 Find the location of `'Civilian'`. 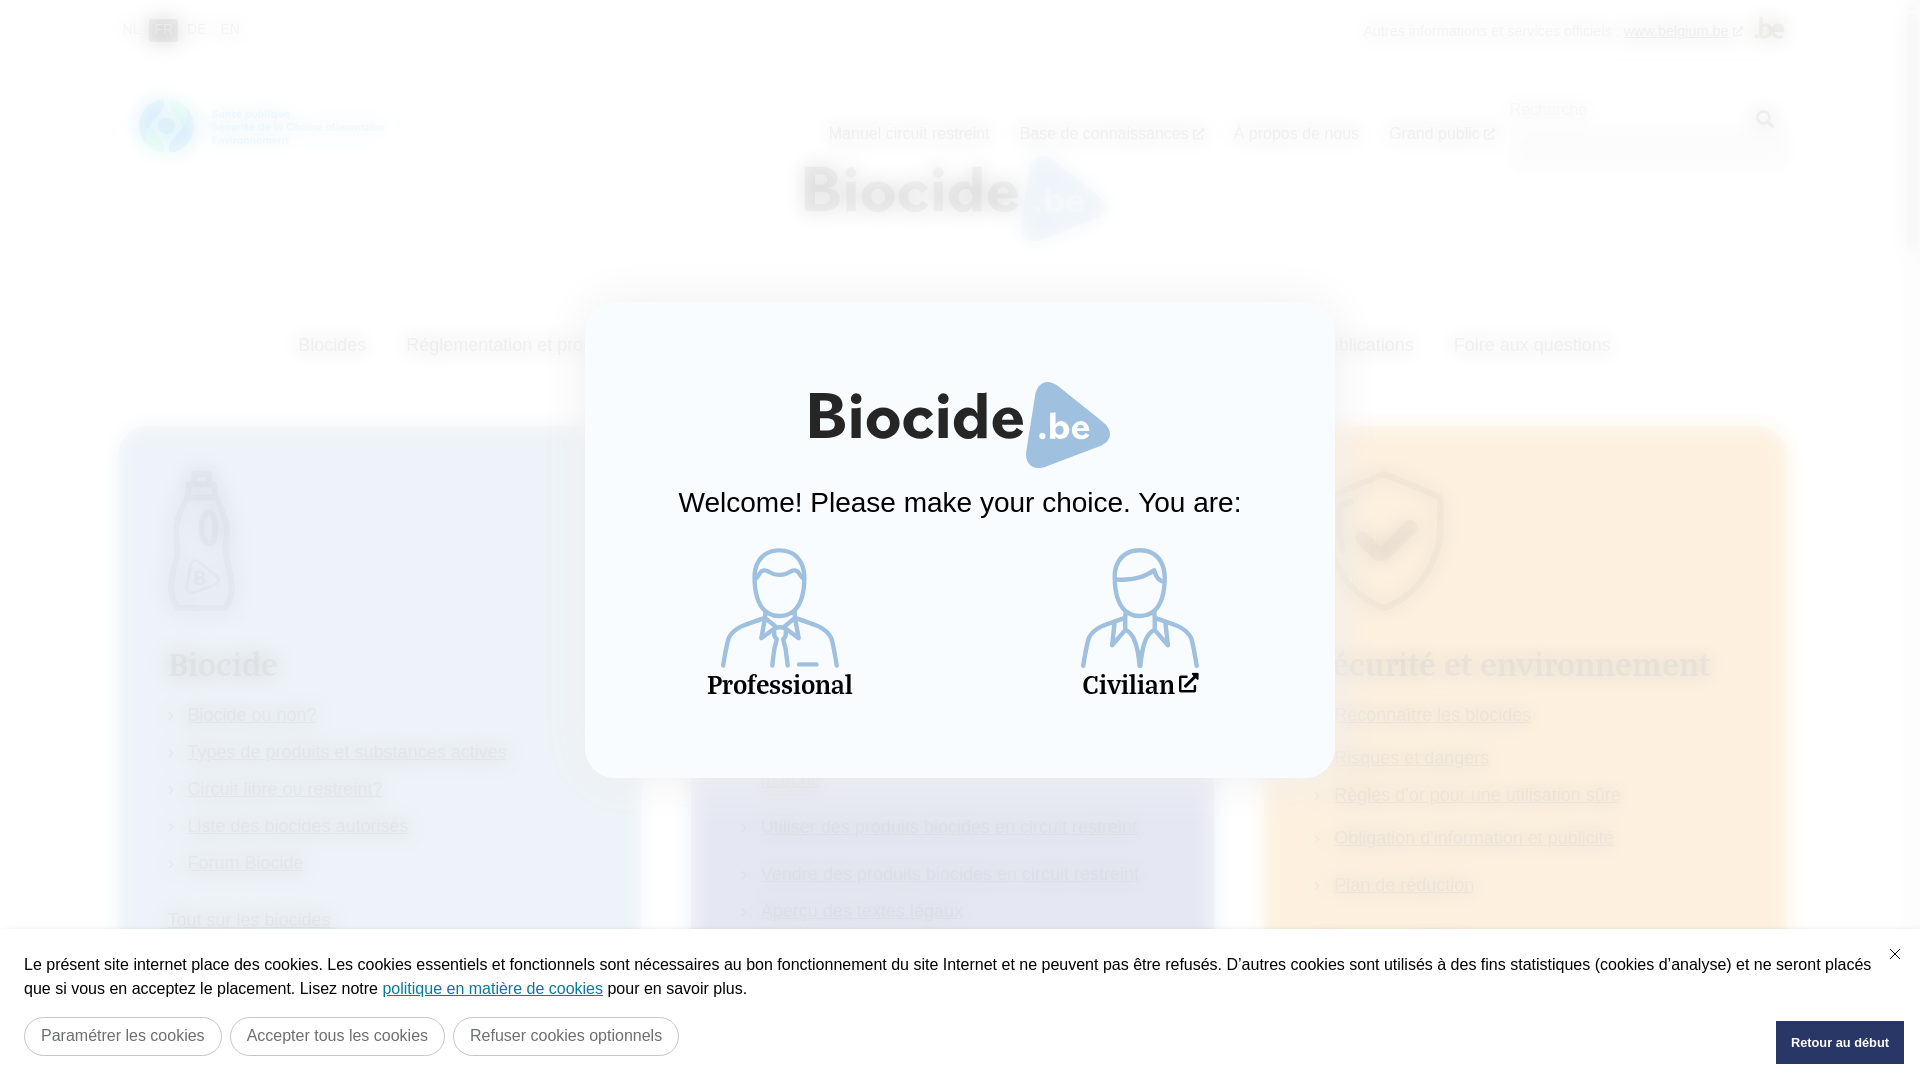

'Civilian' is located at coordinates (1140, 622).